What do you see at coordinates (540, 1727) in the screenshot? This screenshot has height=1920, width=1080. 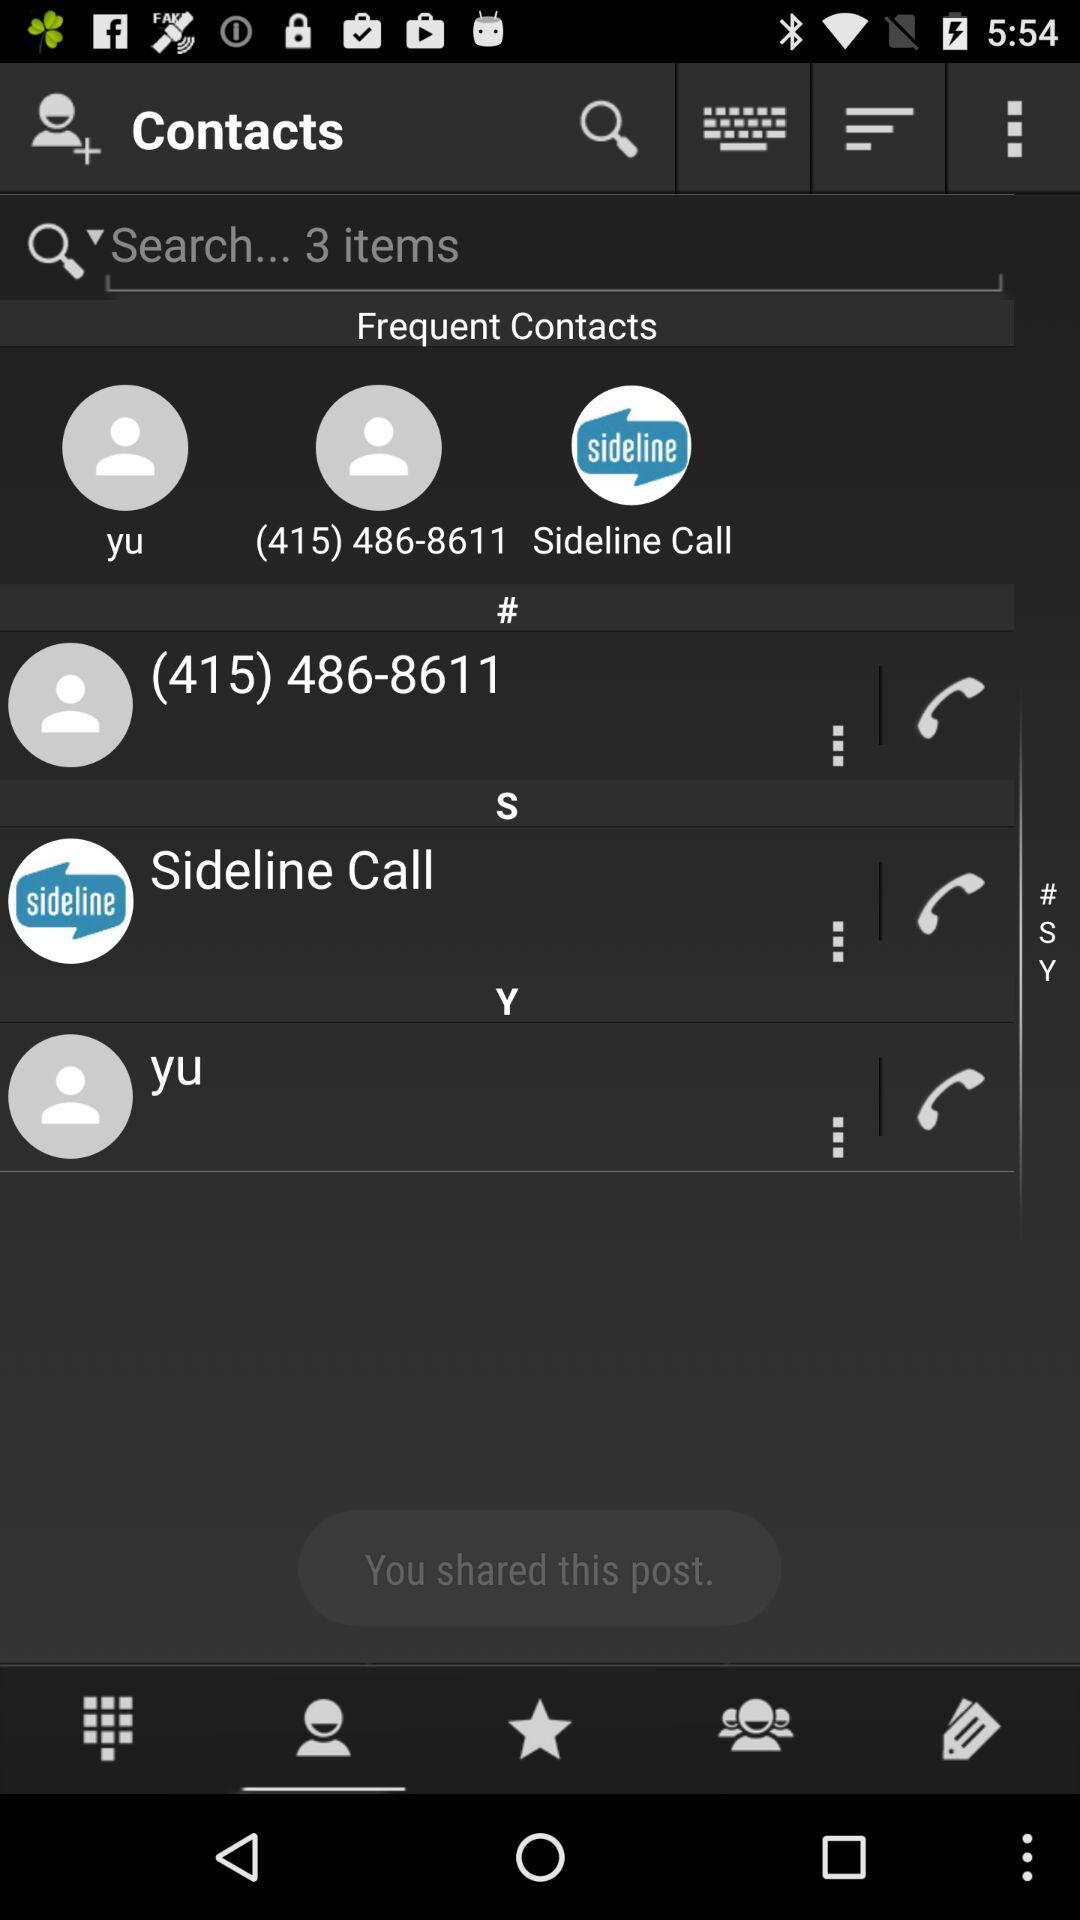 I see `open favourites tab` at bounding box center [540, 1727].